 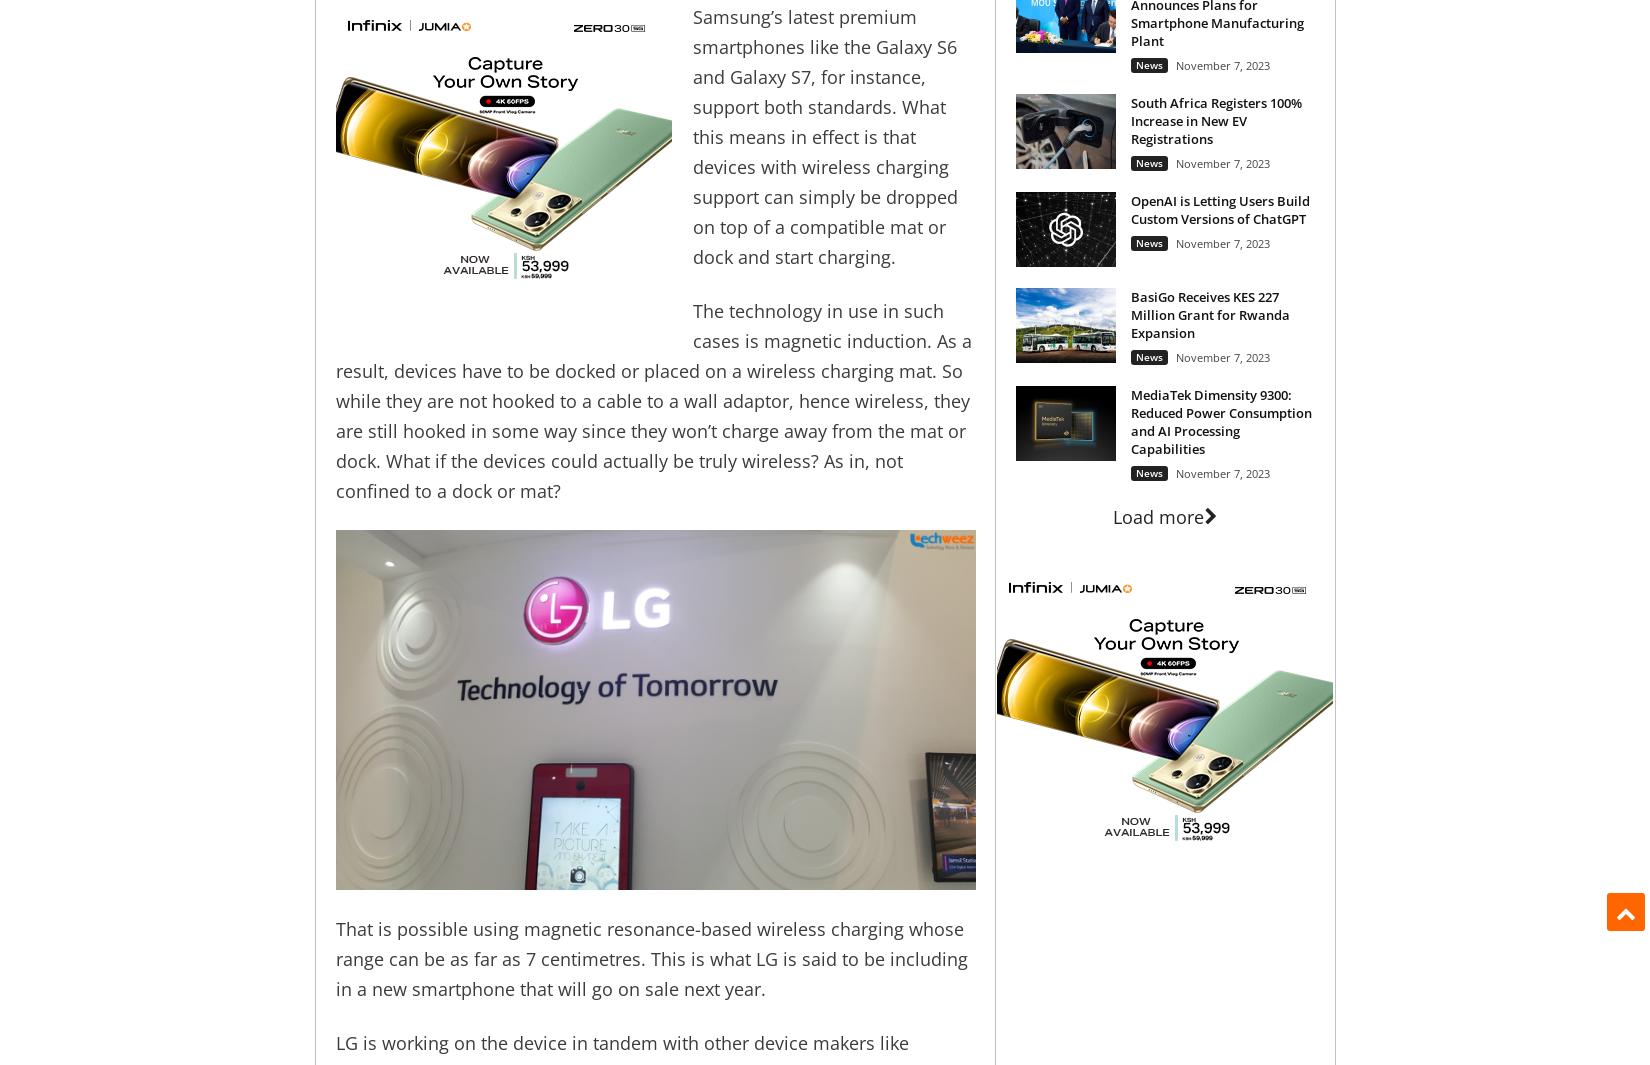 What do you see at coordinates (1209, 312) in the screenshot?
I see `'BasiGo Receives KES 227 Million Grant for Rwanda Expansion'` at bounding box center [1209, 312].